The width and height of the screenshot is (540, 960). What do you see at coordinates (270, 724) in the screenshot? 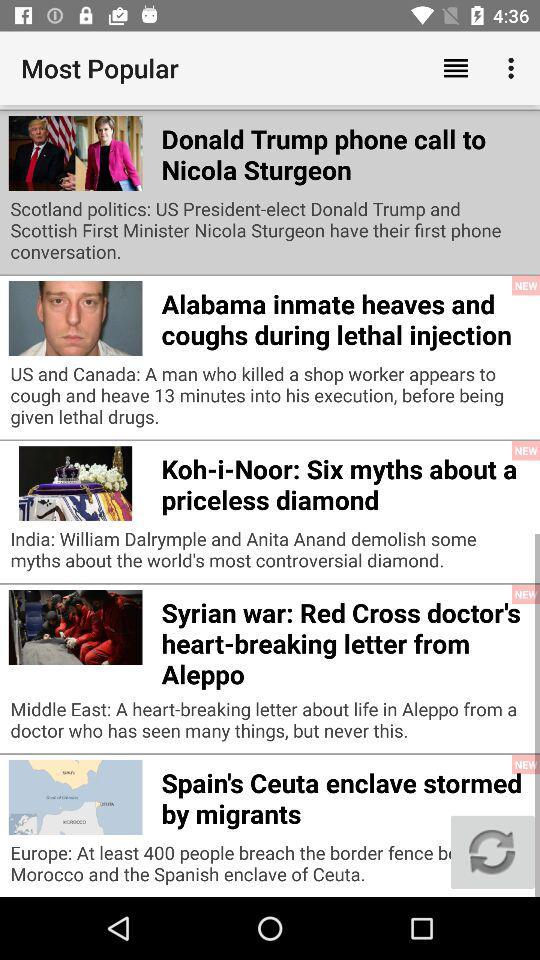
I see `the icon below the syrian war red item` at bounding box center [270, 724].